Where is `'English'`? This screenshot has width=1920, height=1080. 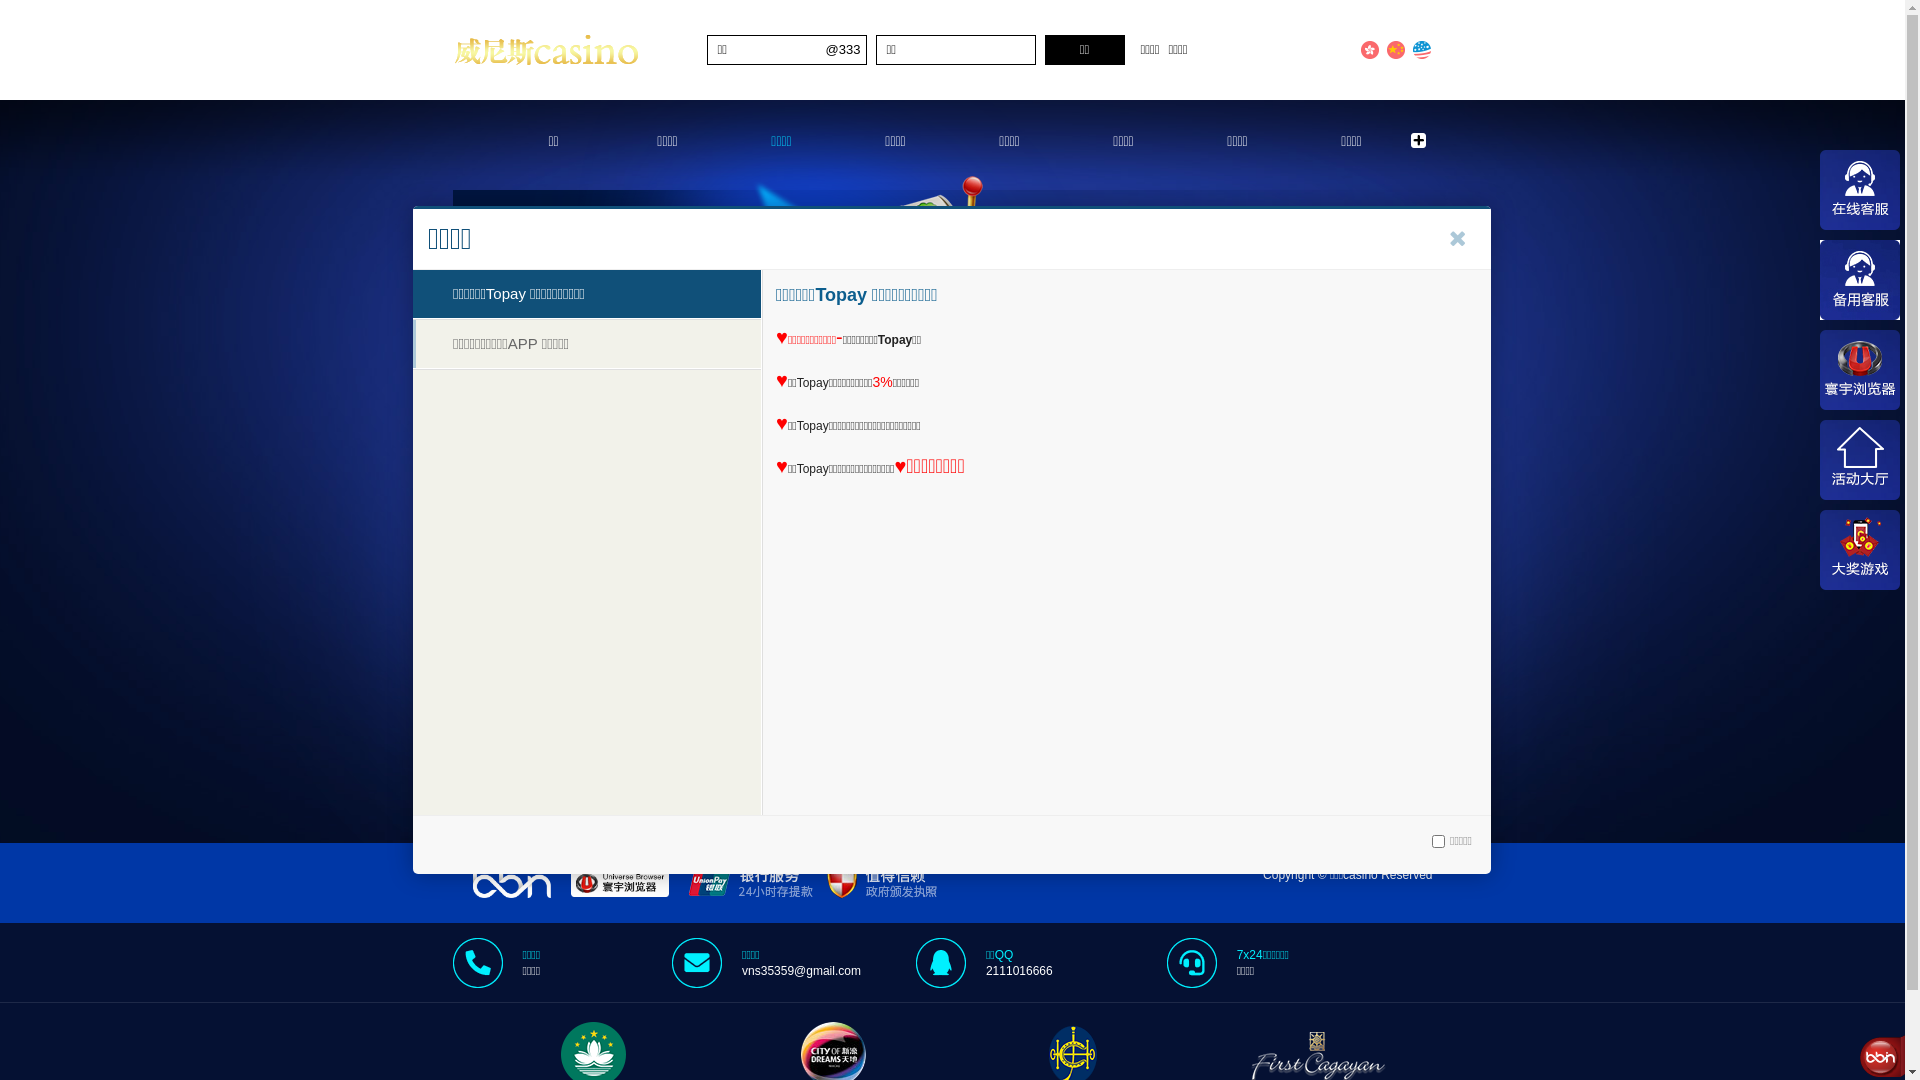
'English' is located at coordinates (1419, 49).